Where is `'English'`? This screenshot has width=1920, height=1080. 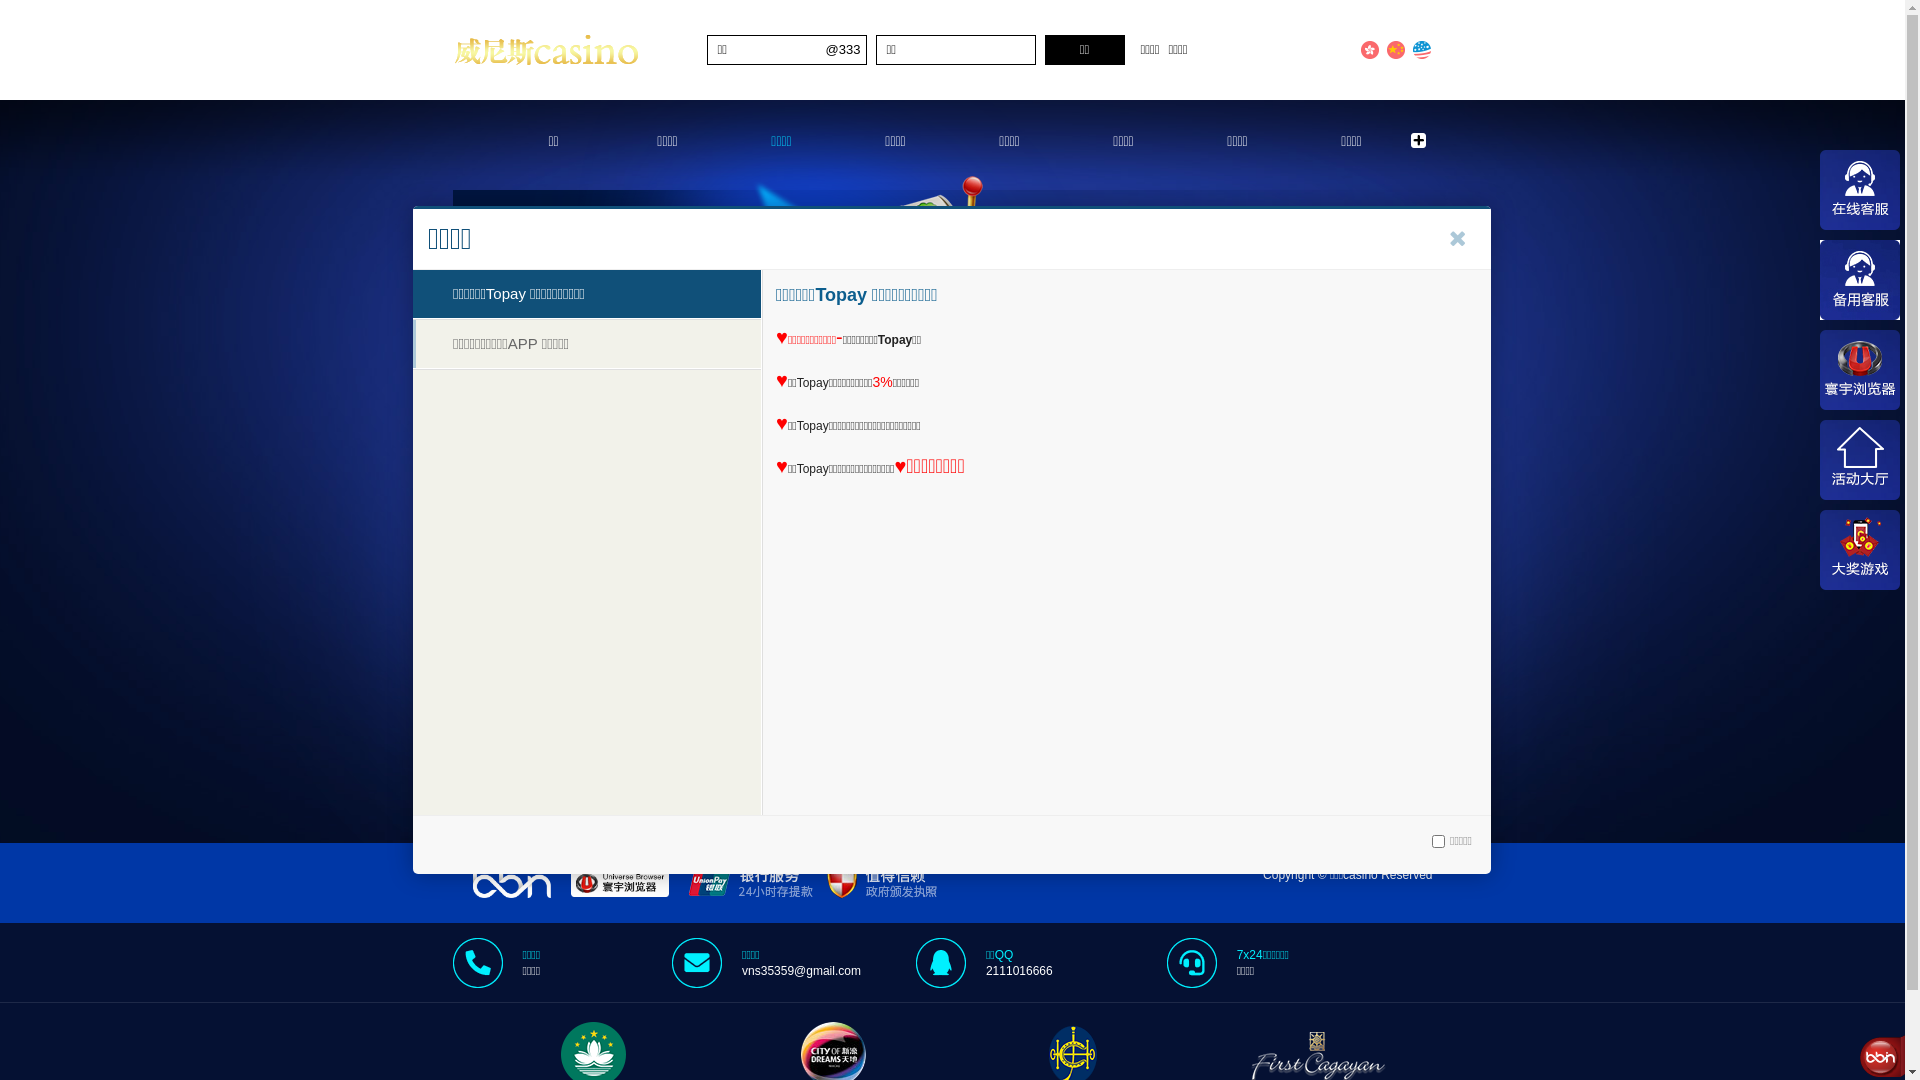
'English' is located at coordinates (1419, 49).